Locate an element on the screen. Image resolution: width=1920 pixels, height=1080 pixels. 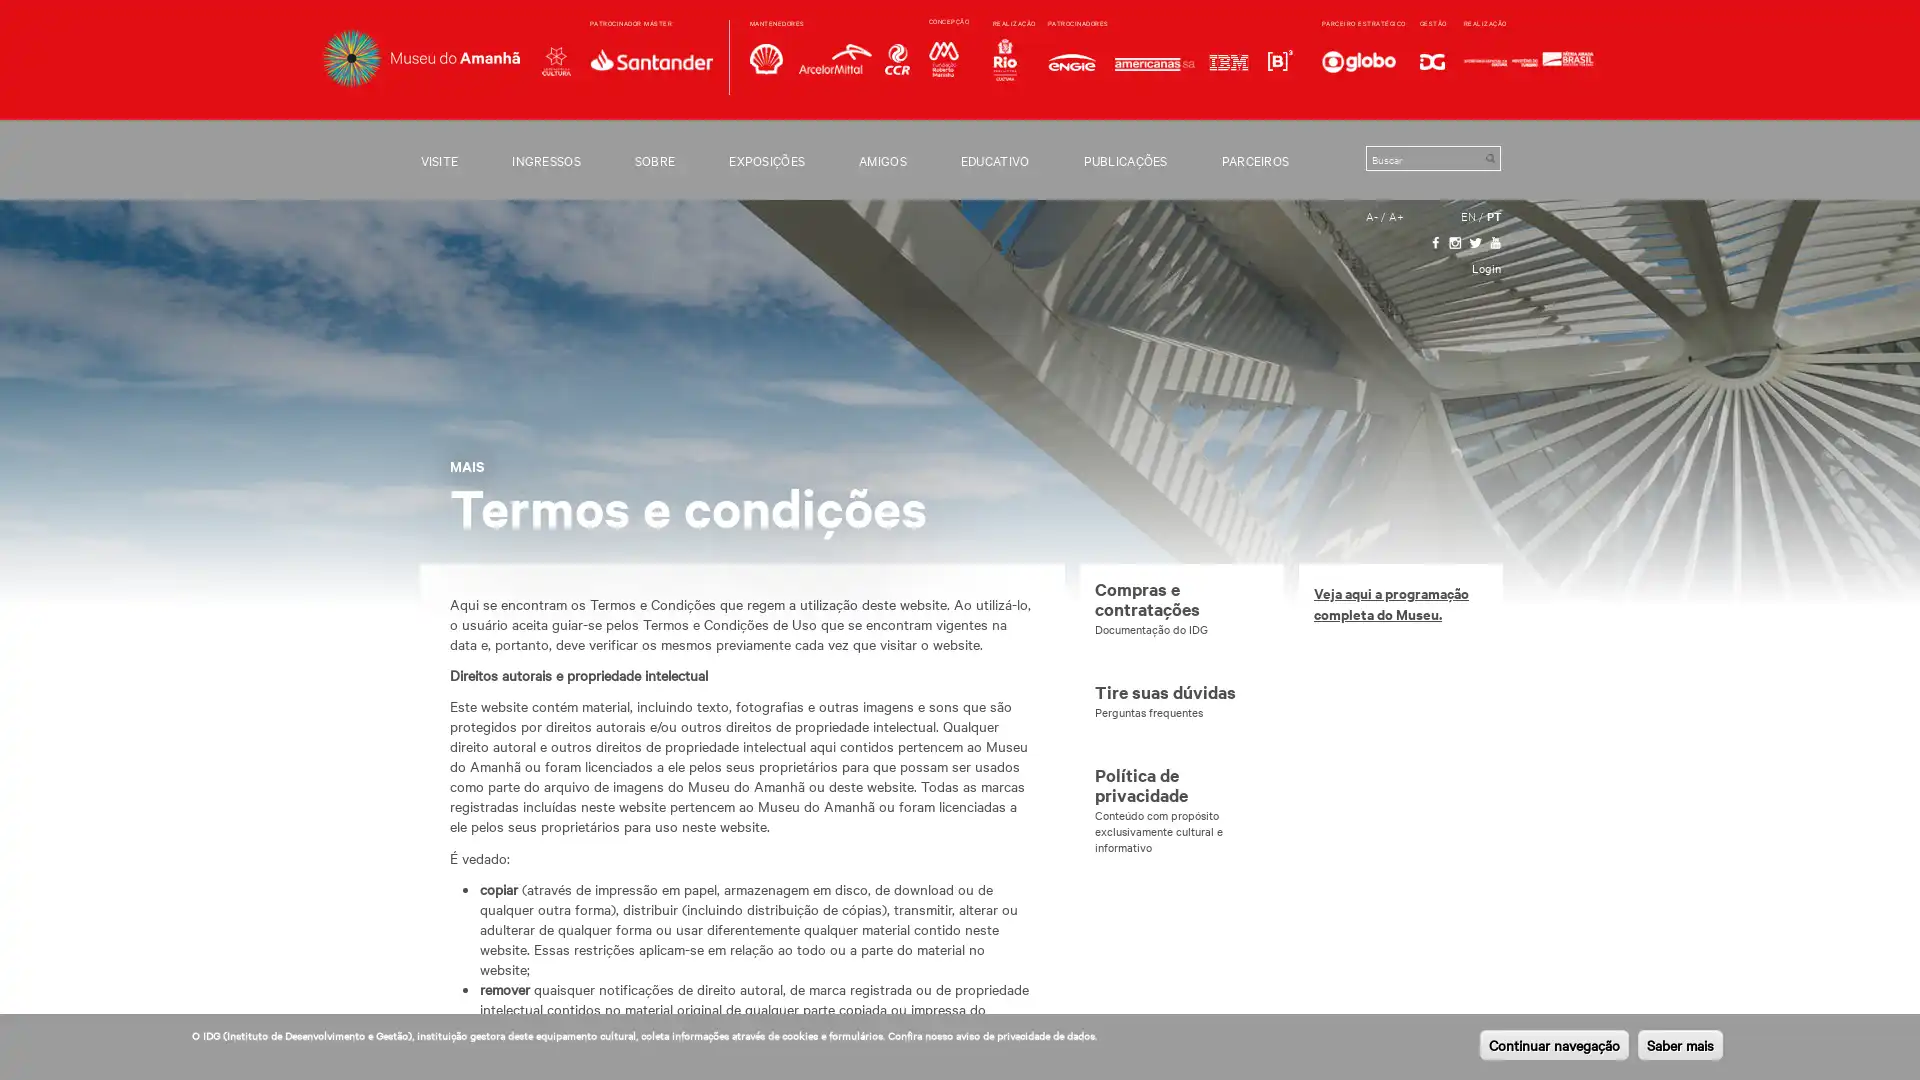
Continuar navegacao is located at coordinates (1553, 1044).